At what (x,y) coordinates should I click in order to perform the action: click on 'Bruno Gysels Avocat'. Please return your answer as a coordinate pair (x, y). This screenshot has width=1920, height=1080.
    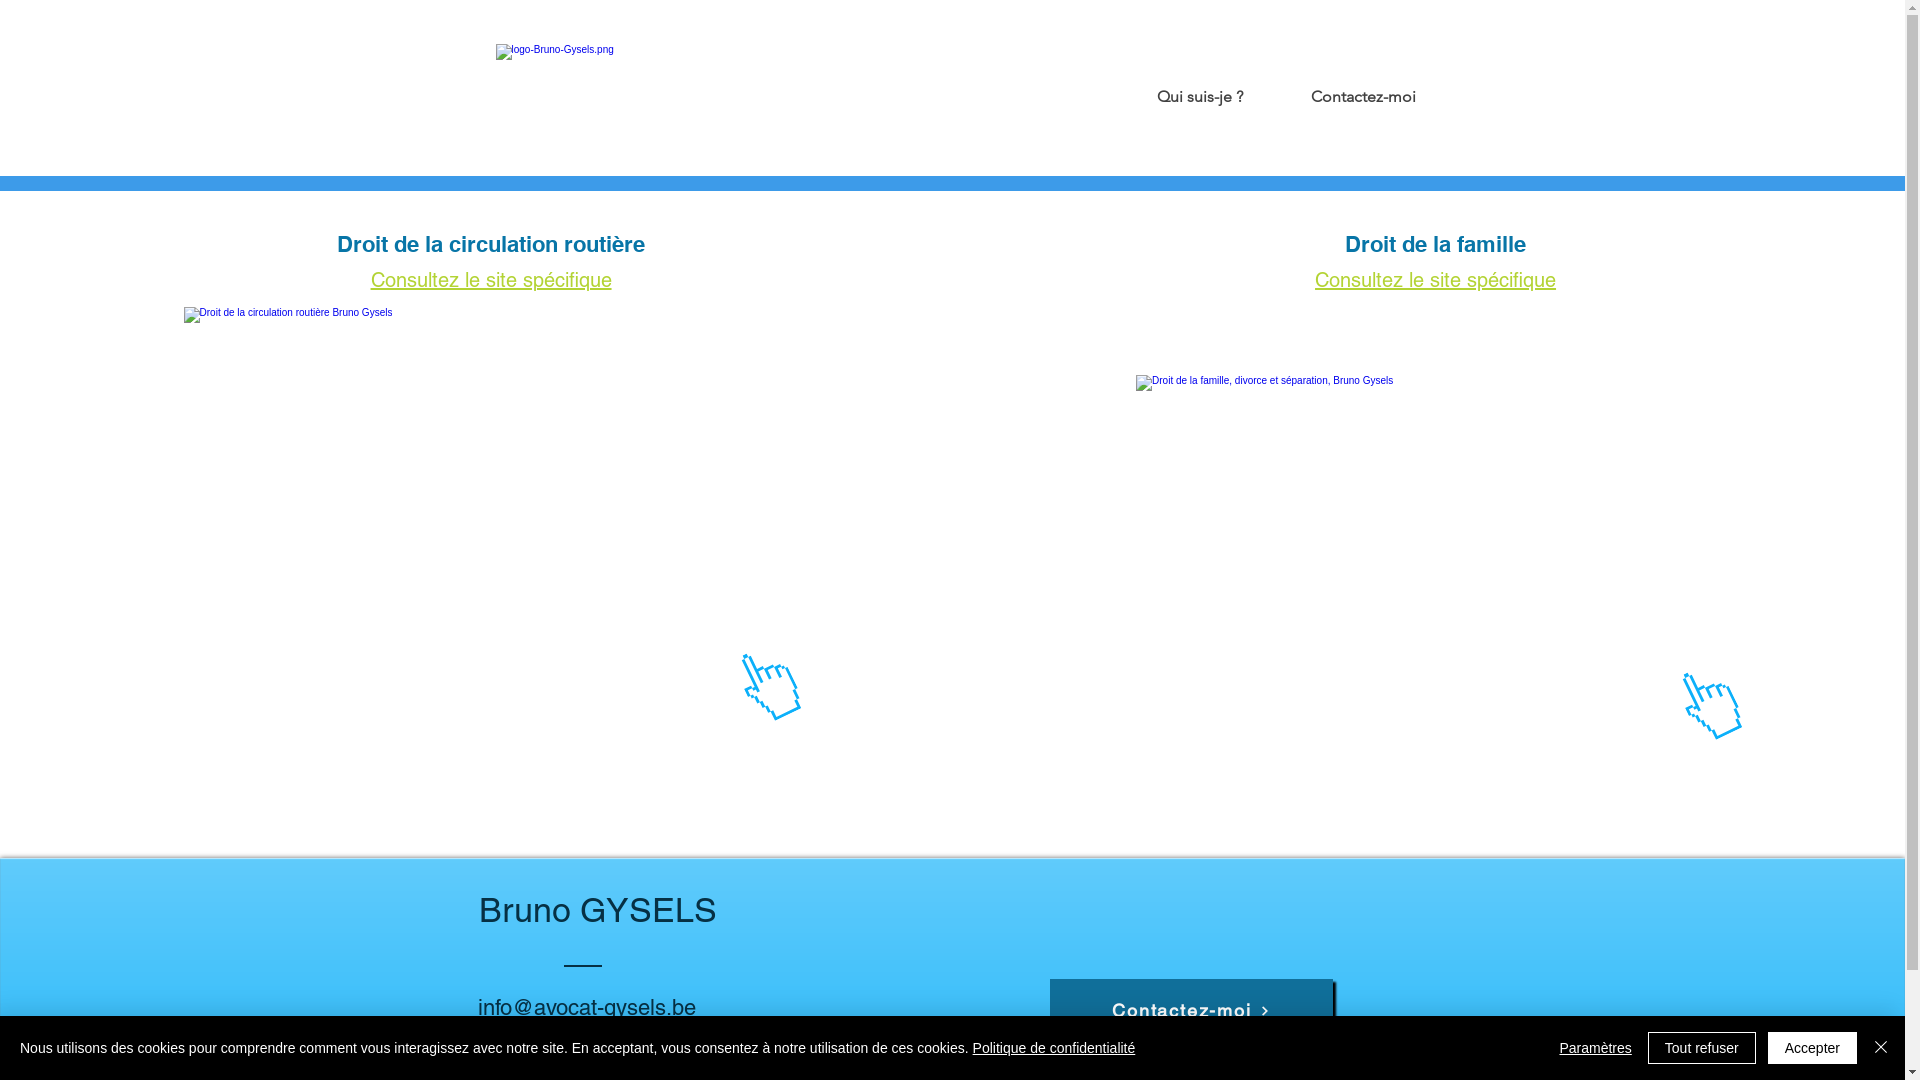
    Looking at the image, I should click on (495, 86).